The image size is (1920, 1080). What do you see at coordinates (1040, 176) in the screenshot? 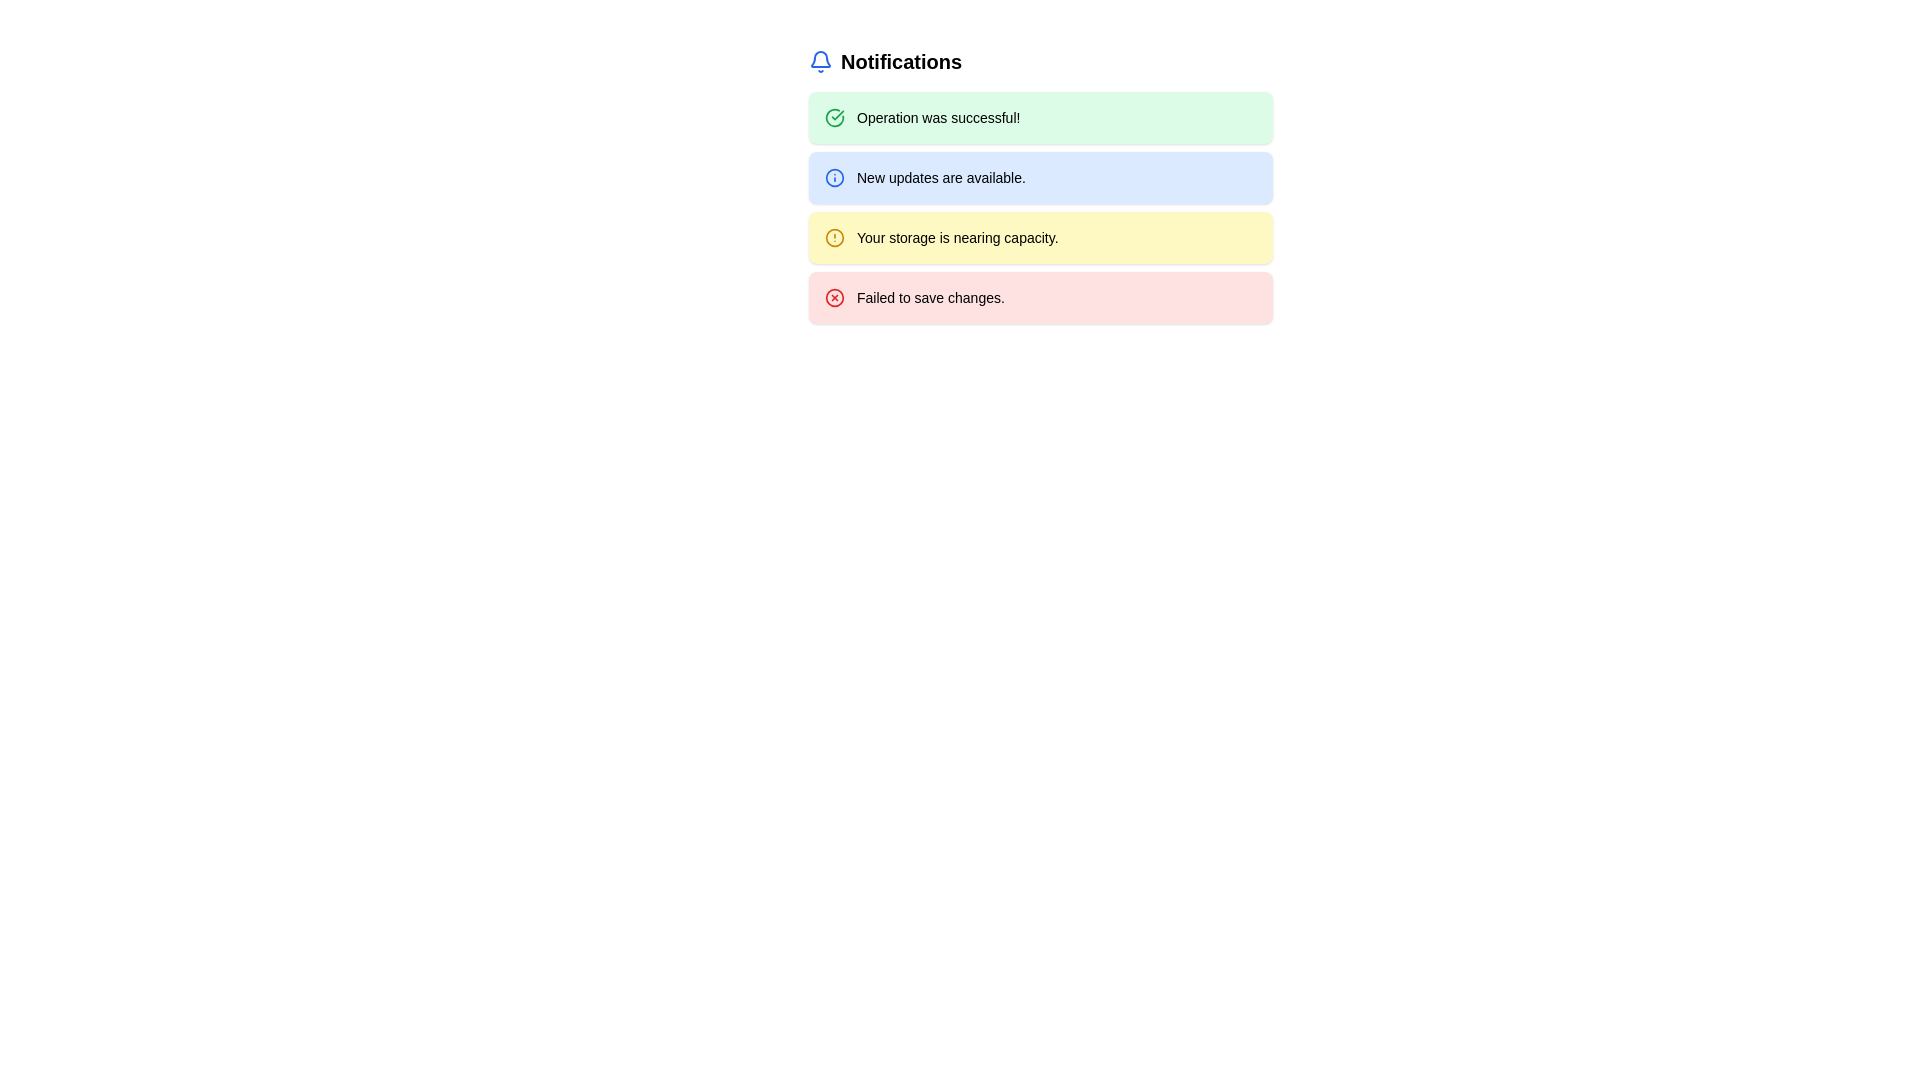
I see `the notification tile with a light blue background that displays the message 'New updates are available.'` at bounding box center [1040, 176].